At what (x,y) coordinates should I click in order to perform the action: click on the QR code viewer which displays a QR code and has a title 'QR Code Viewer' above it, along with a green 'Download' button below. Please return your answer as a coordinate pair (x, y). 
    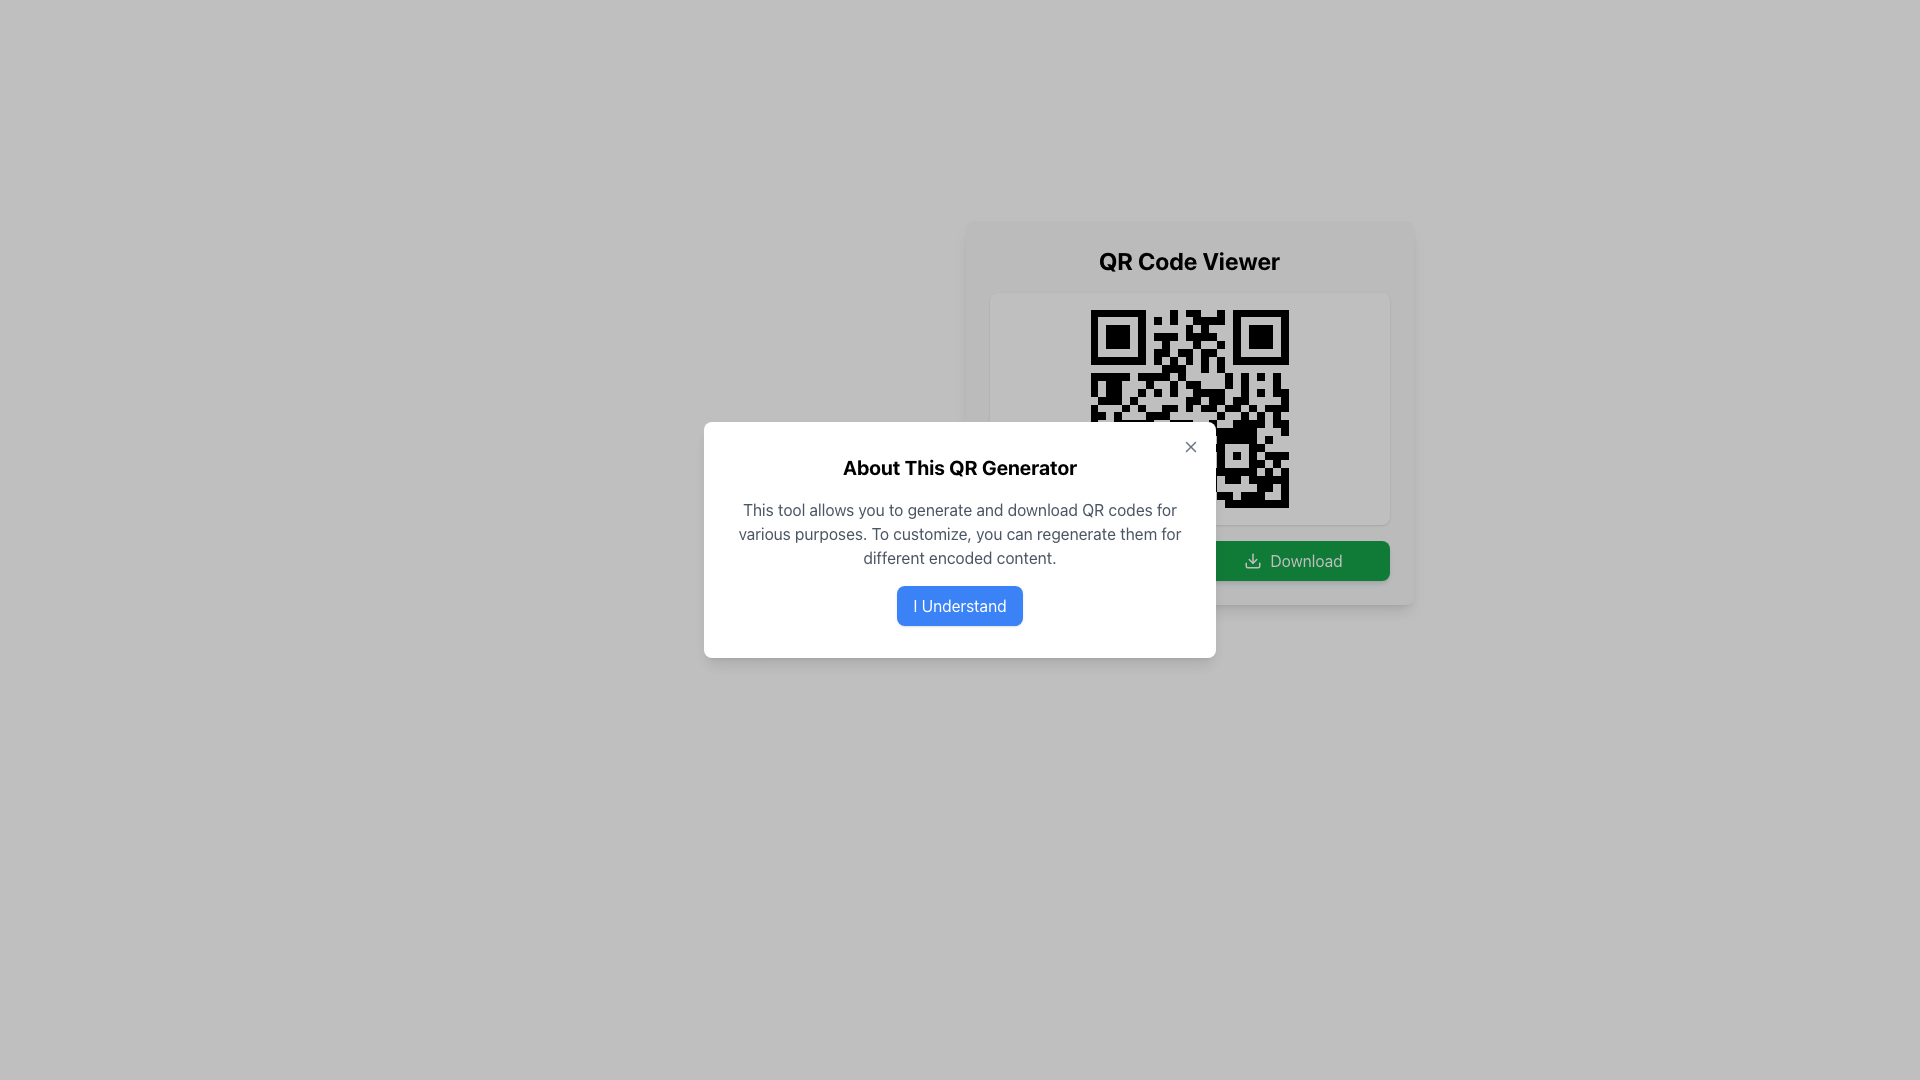
    Looking at the image, I should click on (1189, 411).